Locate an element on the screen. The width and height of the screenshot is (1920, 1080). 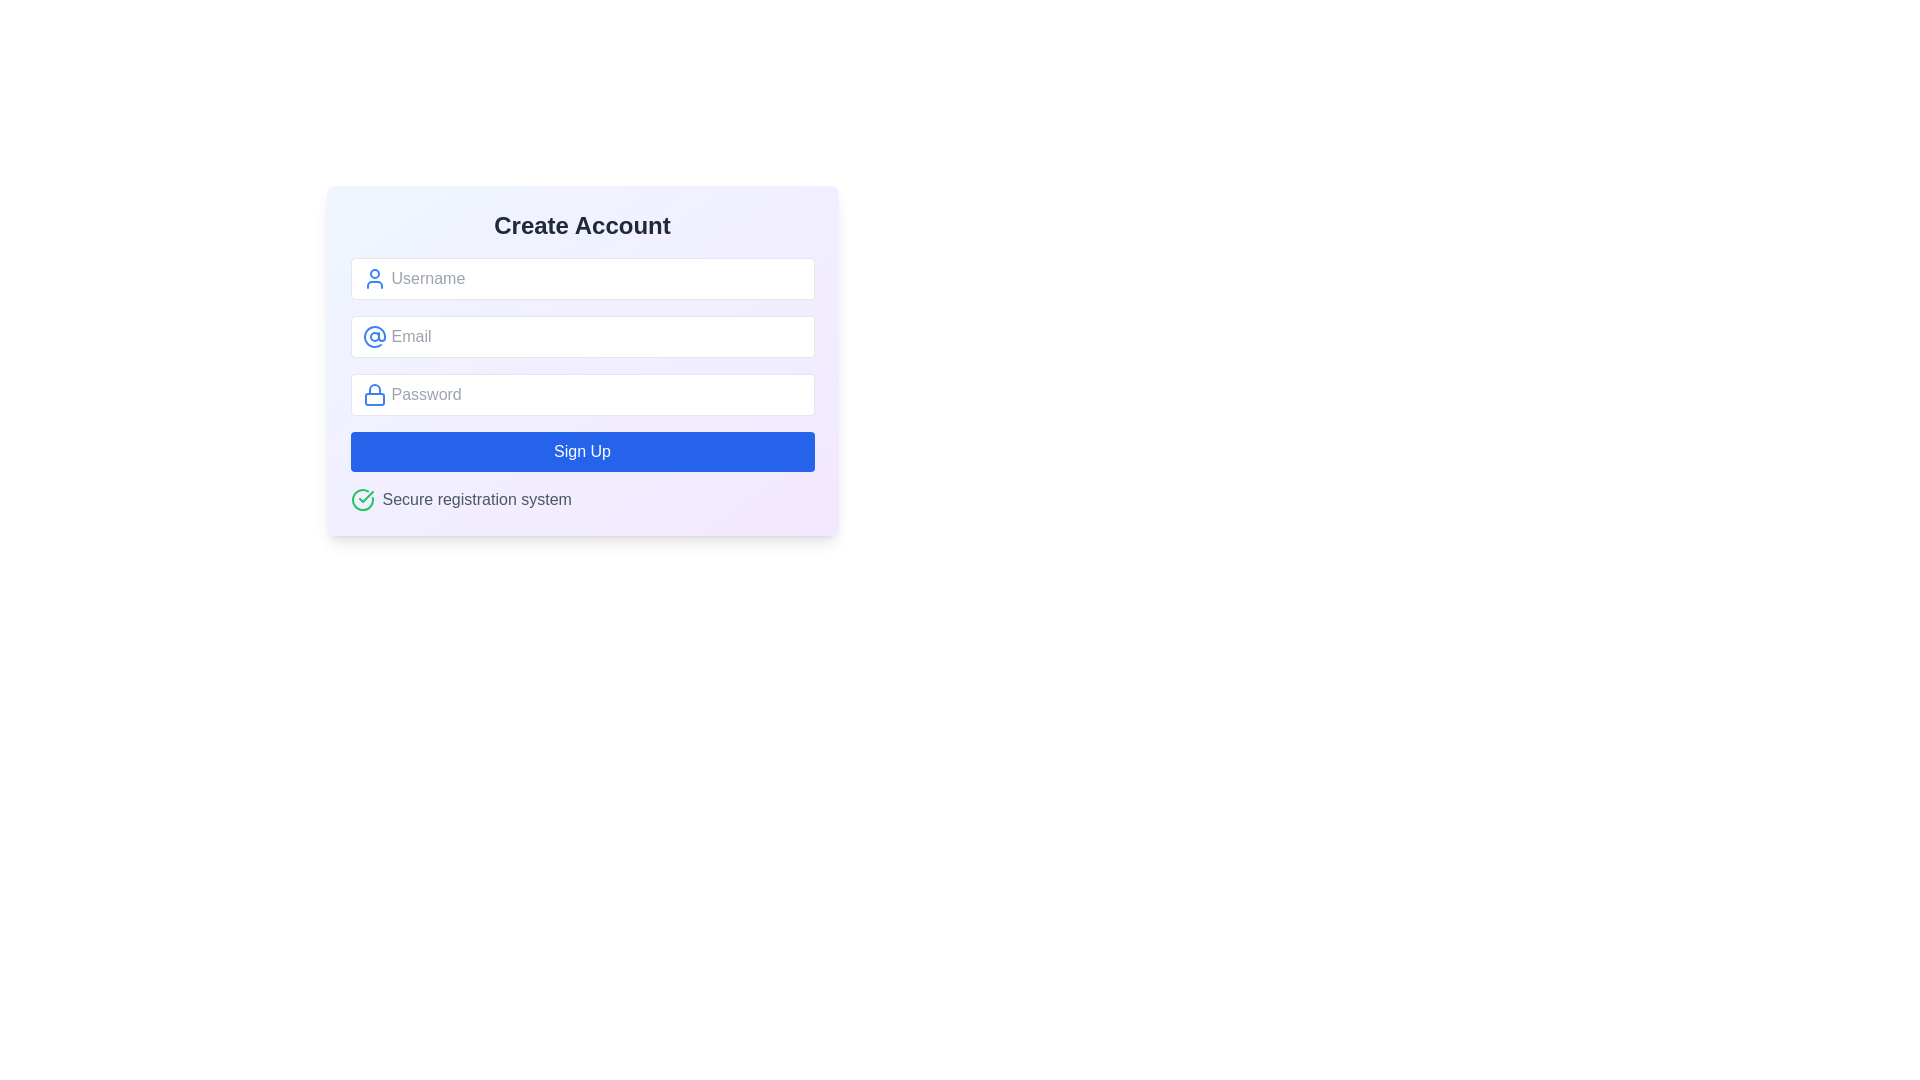
the submit button located at the bottom of the registration form to initiate the account creation process is located at coordinates (581, 451).